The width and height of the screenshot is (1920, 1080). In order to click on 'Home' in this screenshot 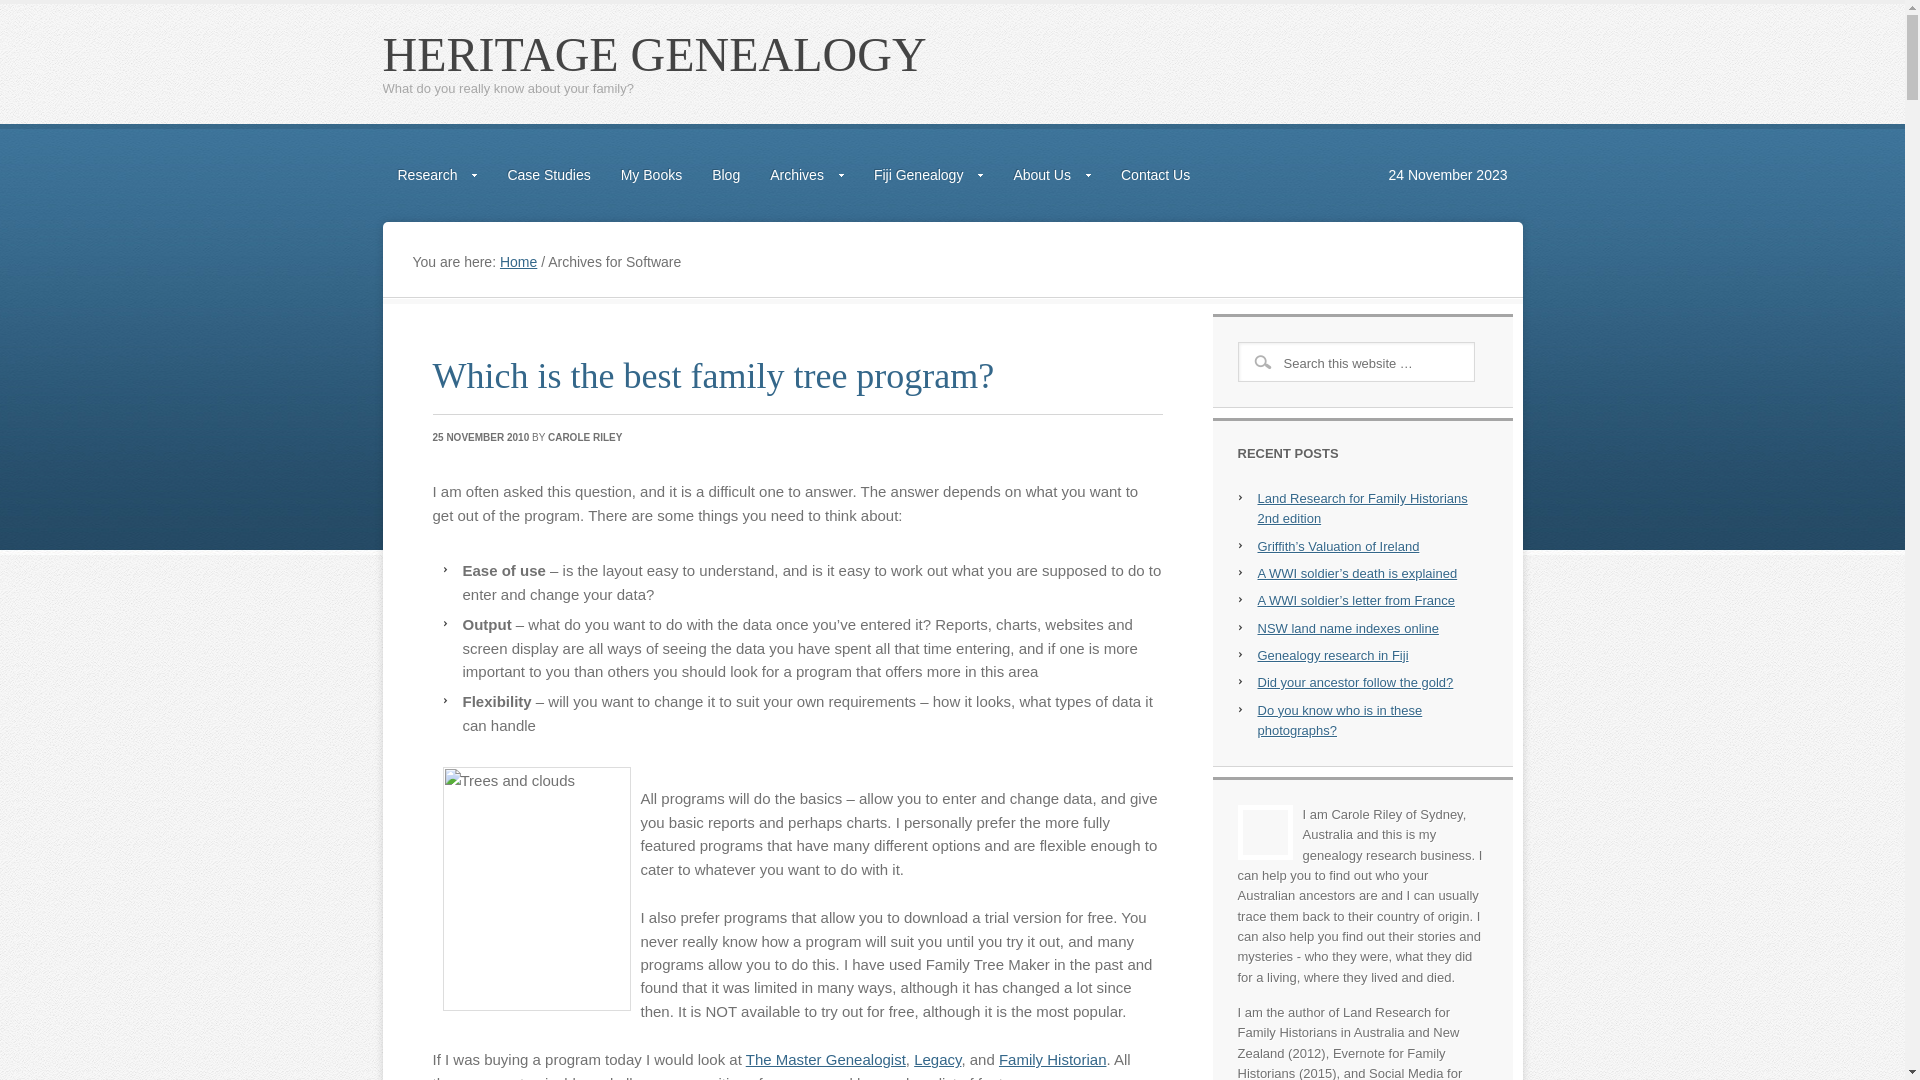, I will do `click(518, 261)`.